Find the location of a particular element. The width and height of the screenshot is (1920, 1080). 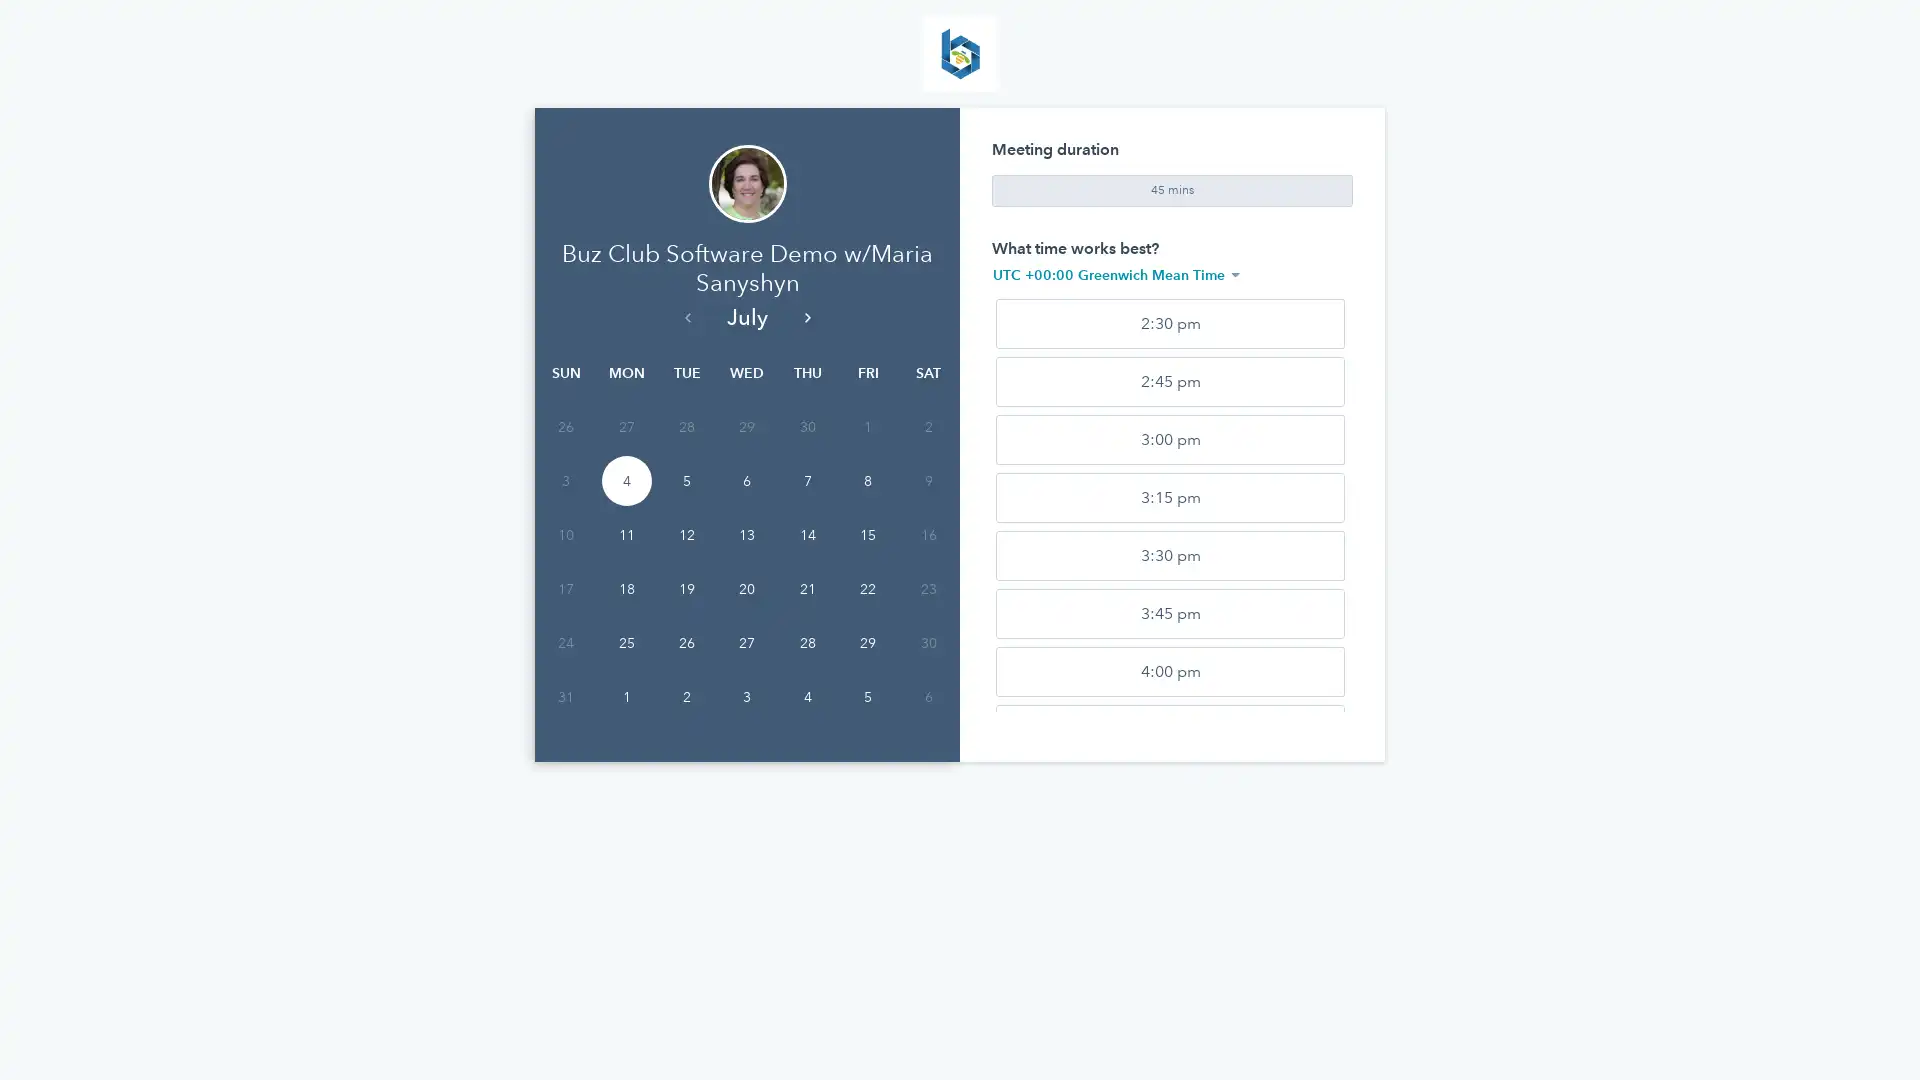

July 22nd is located at coordinates (868, 588).